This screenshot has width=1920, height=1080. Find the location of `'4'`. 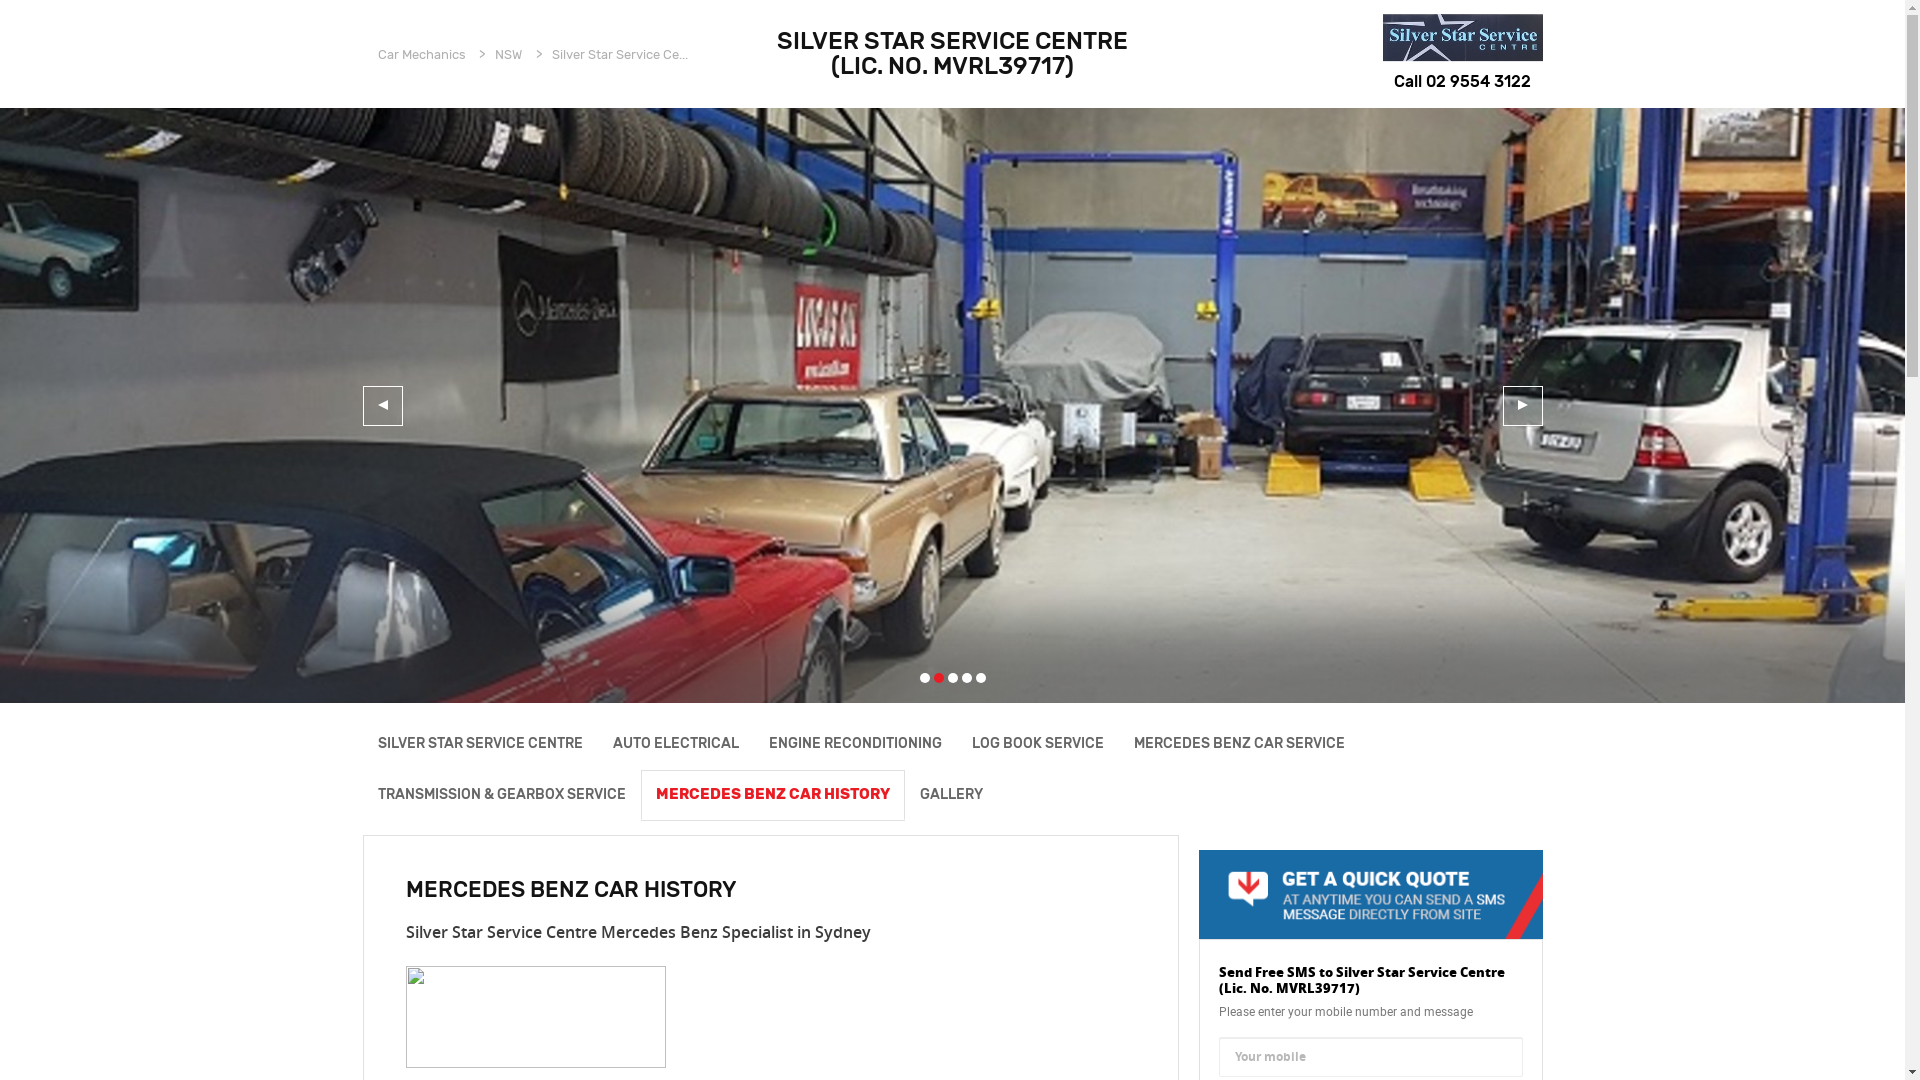

'4' is located at coordinates (966, 677).